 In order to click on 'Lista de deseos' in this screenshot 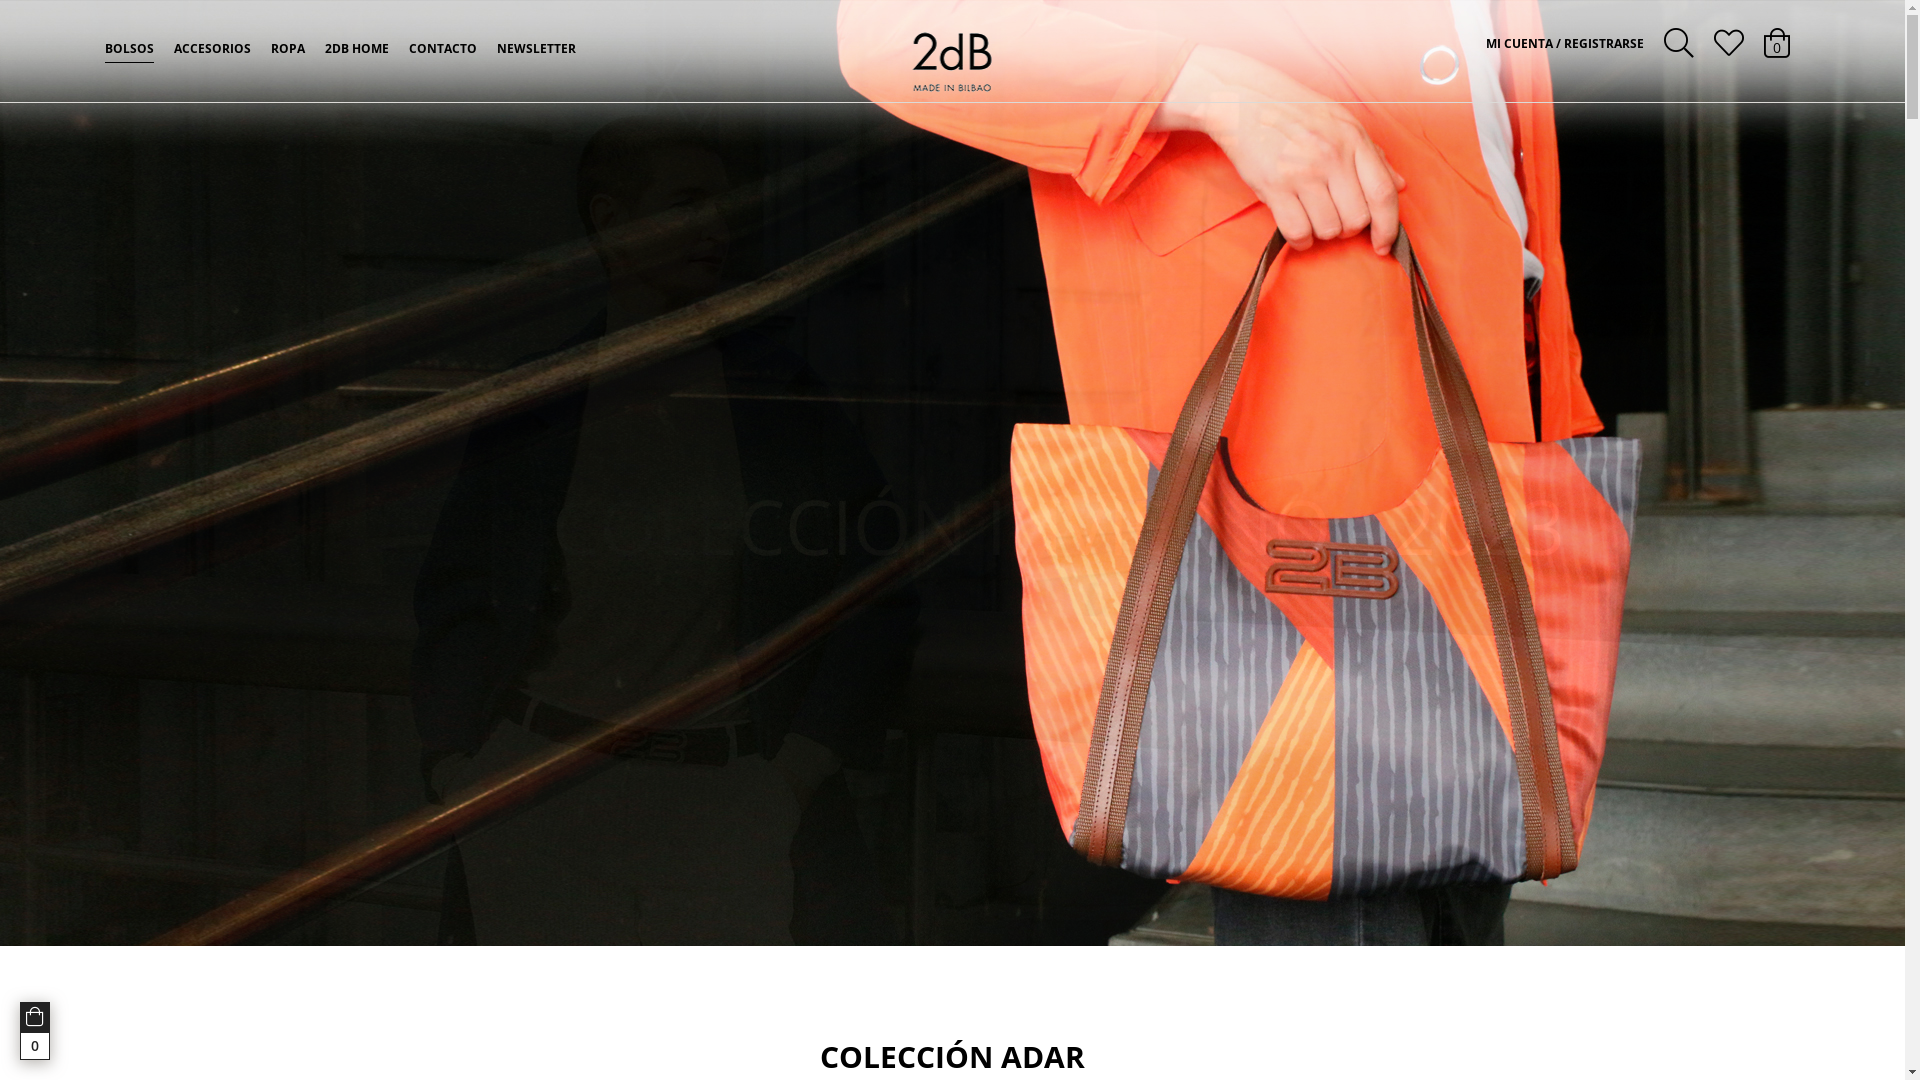, I will do `click(1727, 42)`.